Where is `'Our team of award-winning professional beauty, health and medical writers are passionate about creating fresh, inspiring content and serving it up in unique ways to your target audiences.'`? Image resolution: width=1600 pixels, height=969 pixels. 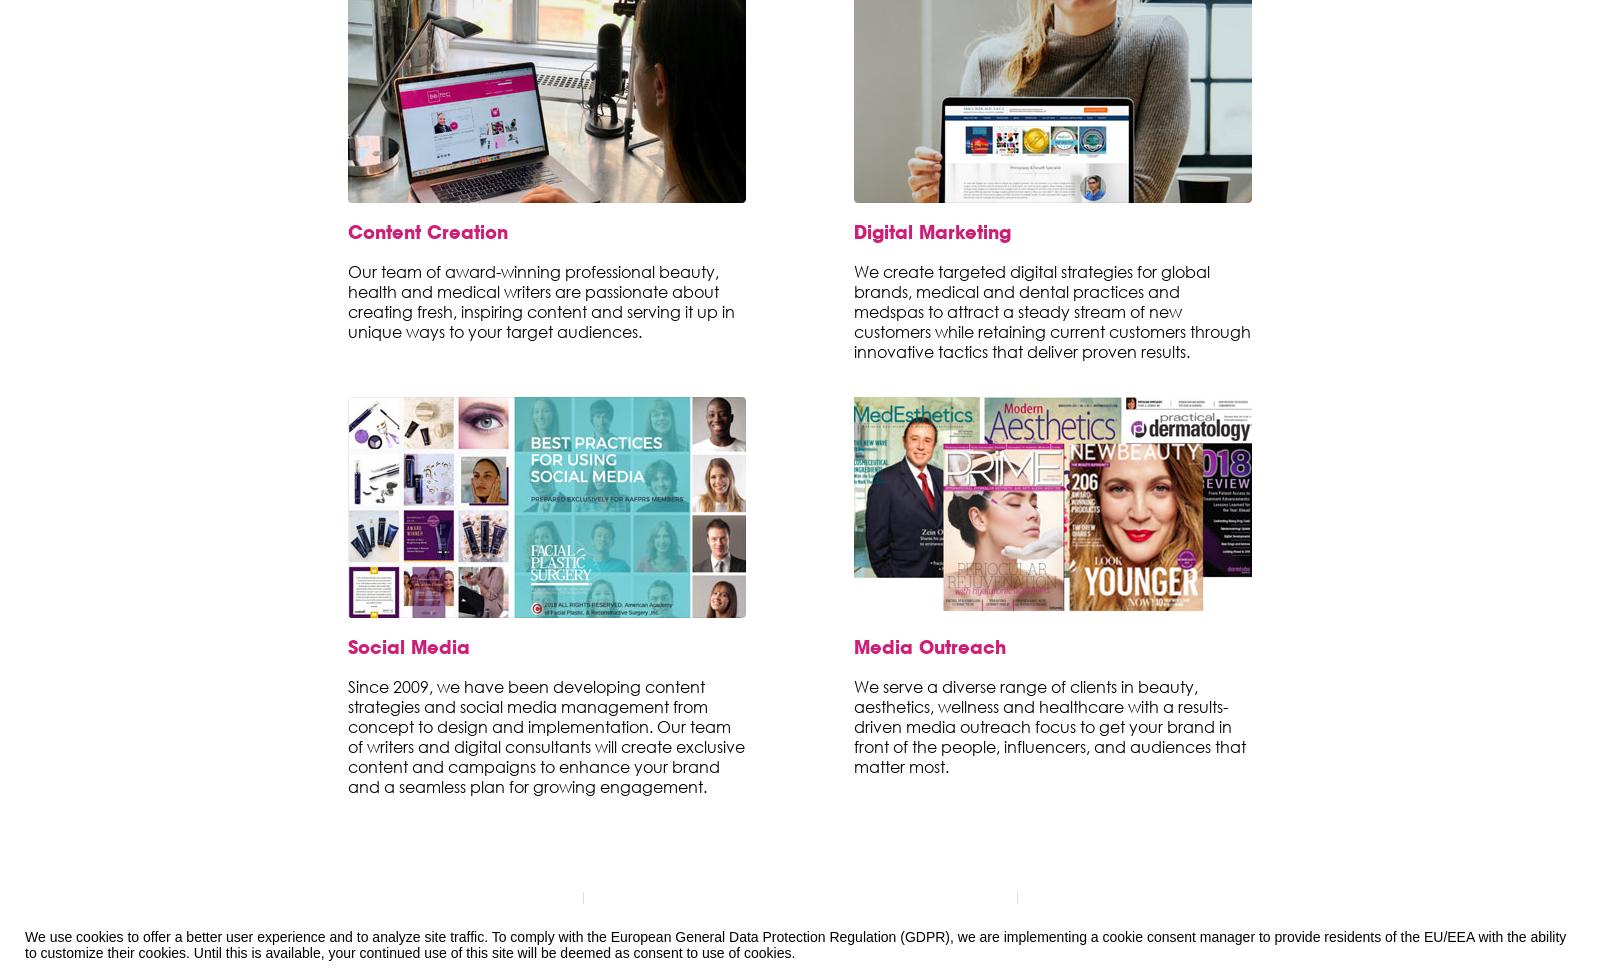
'Our team of award-winning professional beauty, health and medical writers are passionate about creating fresh, inspiring content and serving it up in unique ways to your target audiences.' is located at coordinates (540, 300).